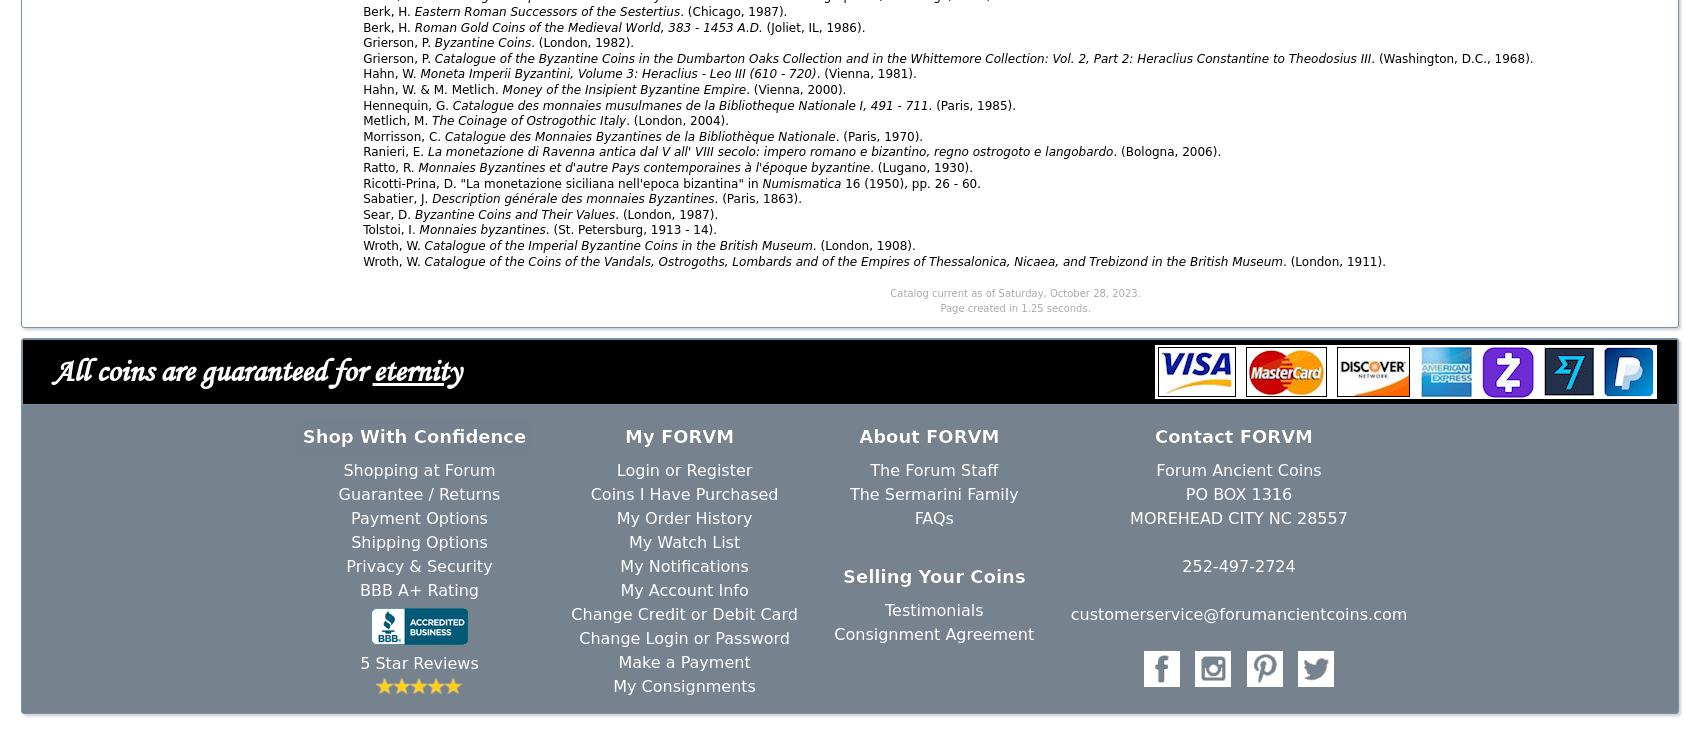  What do you see at coordinates (853, 260) in the screenshot?
I see `'Catalogue of the Coins of the Vandals, Ostrogoths, Lombards and of the Empires of Thessalonica, Nicaea, and Trebizond in the British Museum'` at bounding box center [853, 260].